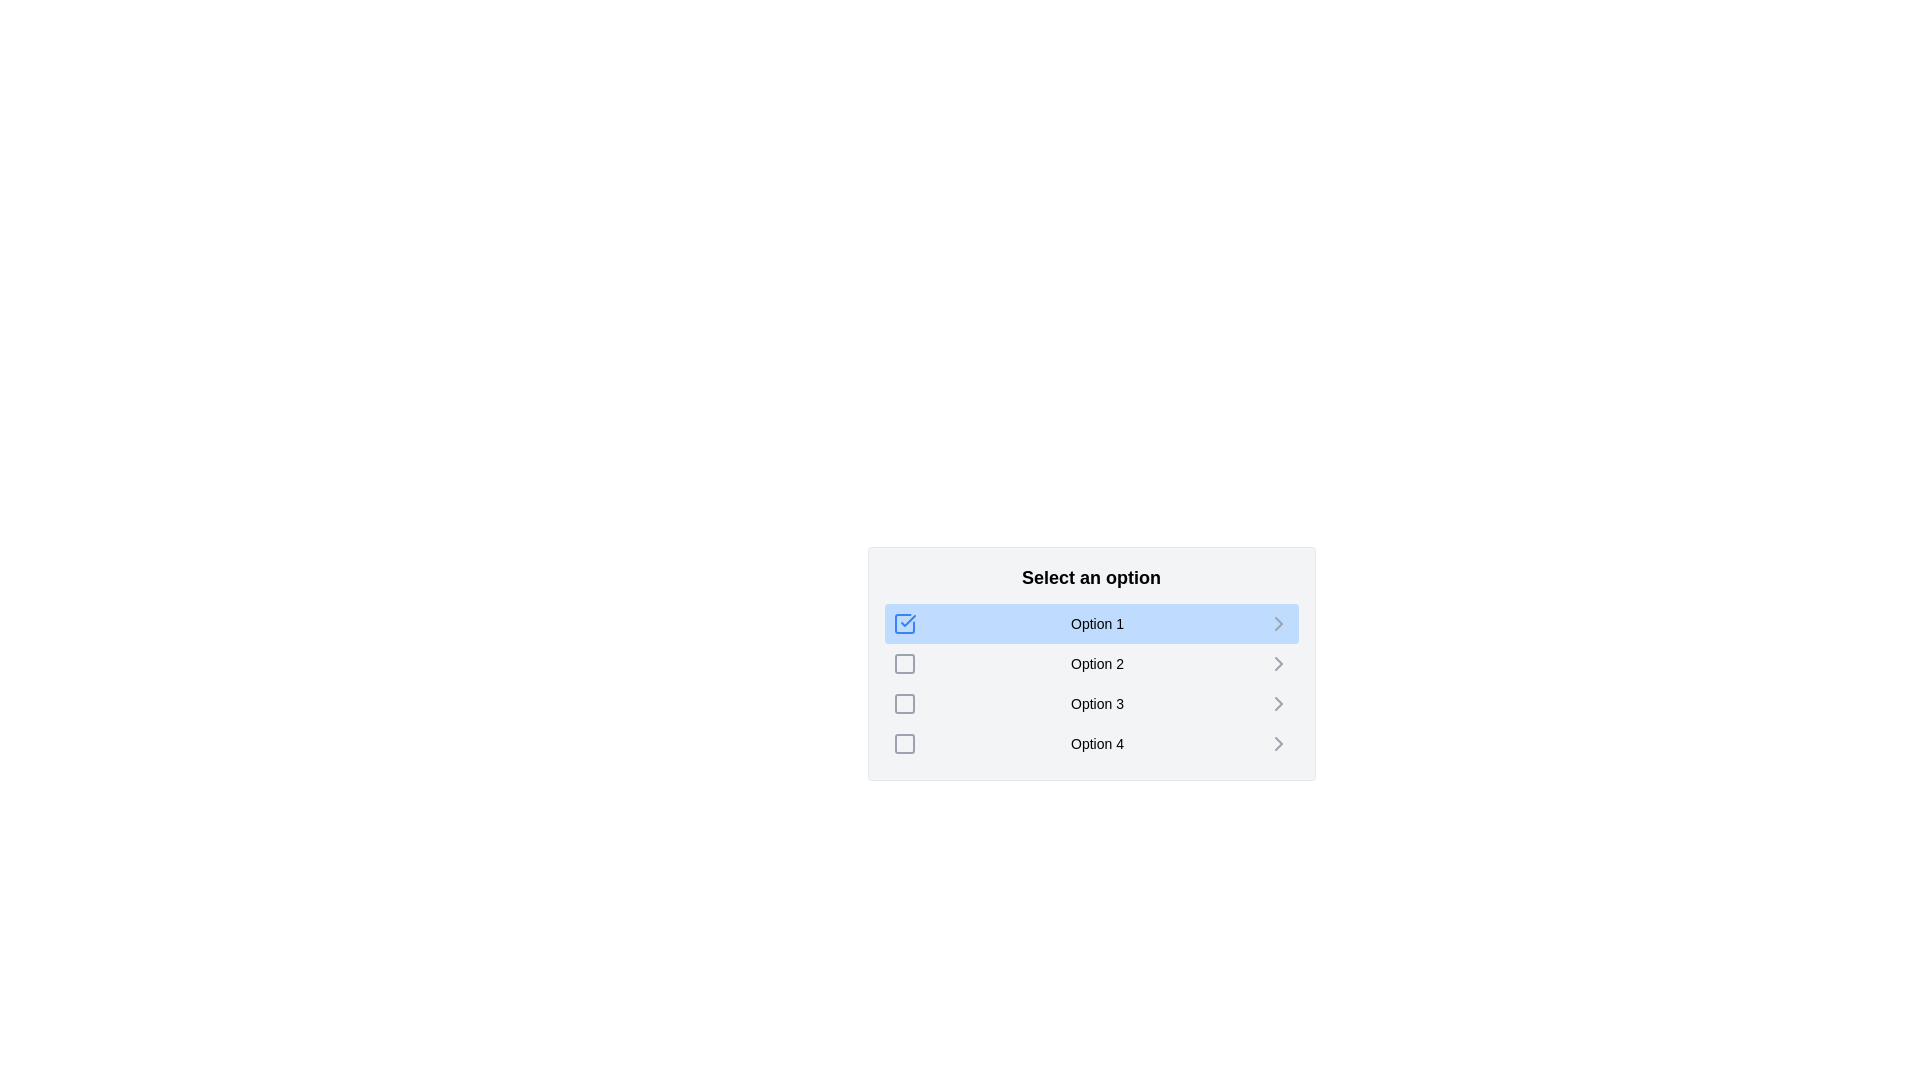 The image size is (1920, 1080). Describe the element at coordinates (1096, 663) in the screenshot. I see `the 'Option 2' text label, which is the second selectable option in the vertical list, positioned to the right of an icon and to the left of a right-pointing arrow` at that location.